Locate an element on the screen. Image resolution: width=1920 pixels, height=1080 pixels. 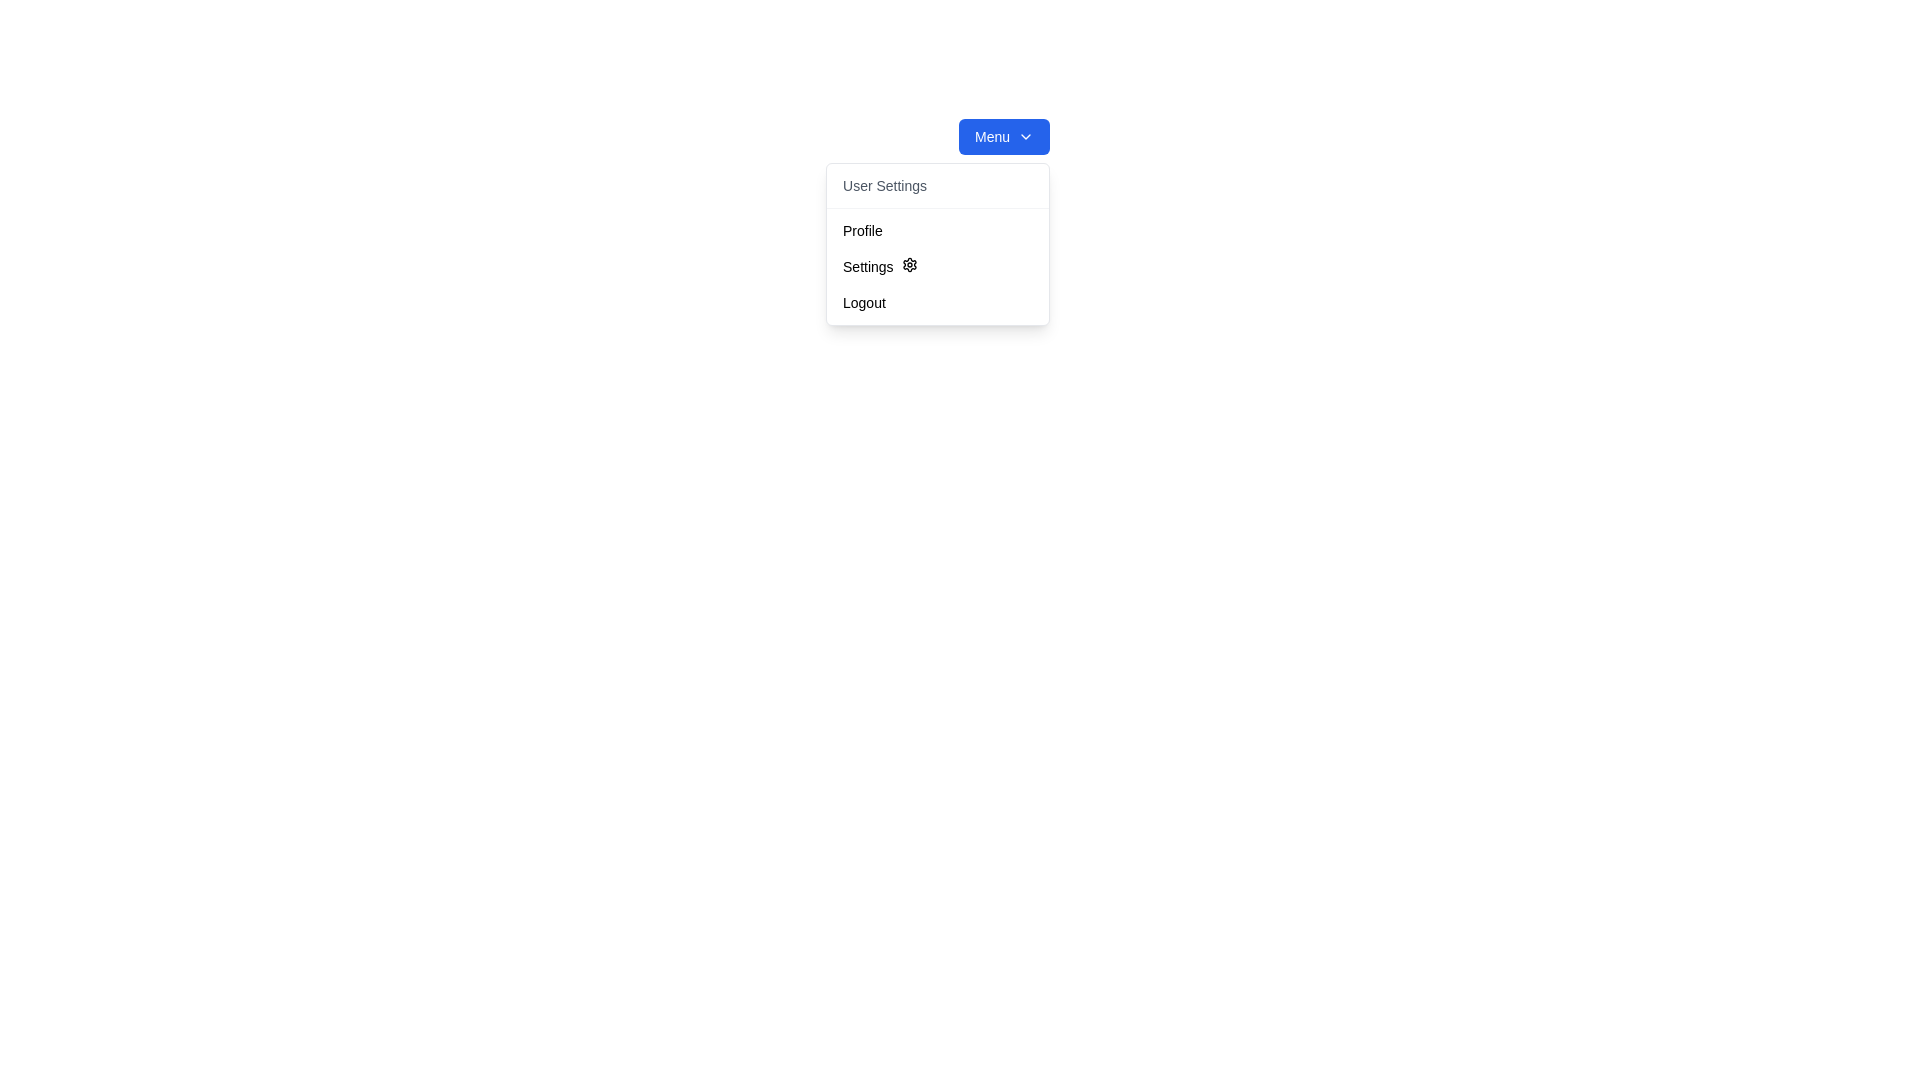
the settings button located in the vertical menu between the 'Profile' option above and the 'Logout' option below is located at coordinates (937, 265).